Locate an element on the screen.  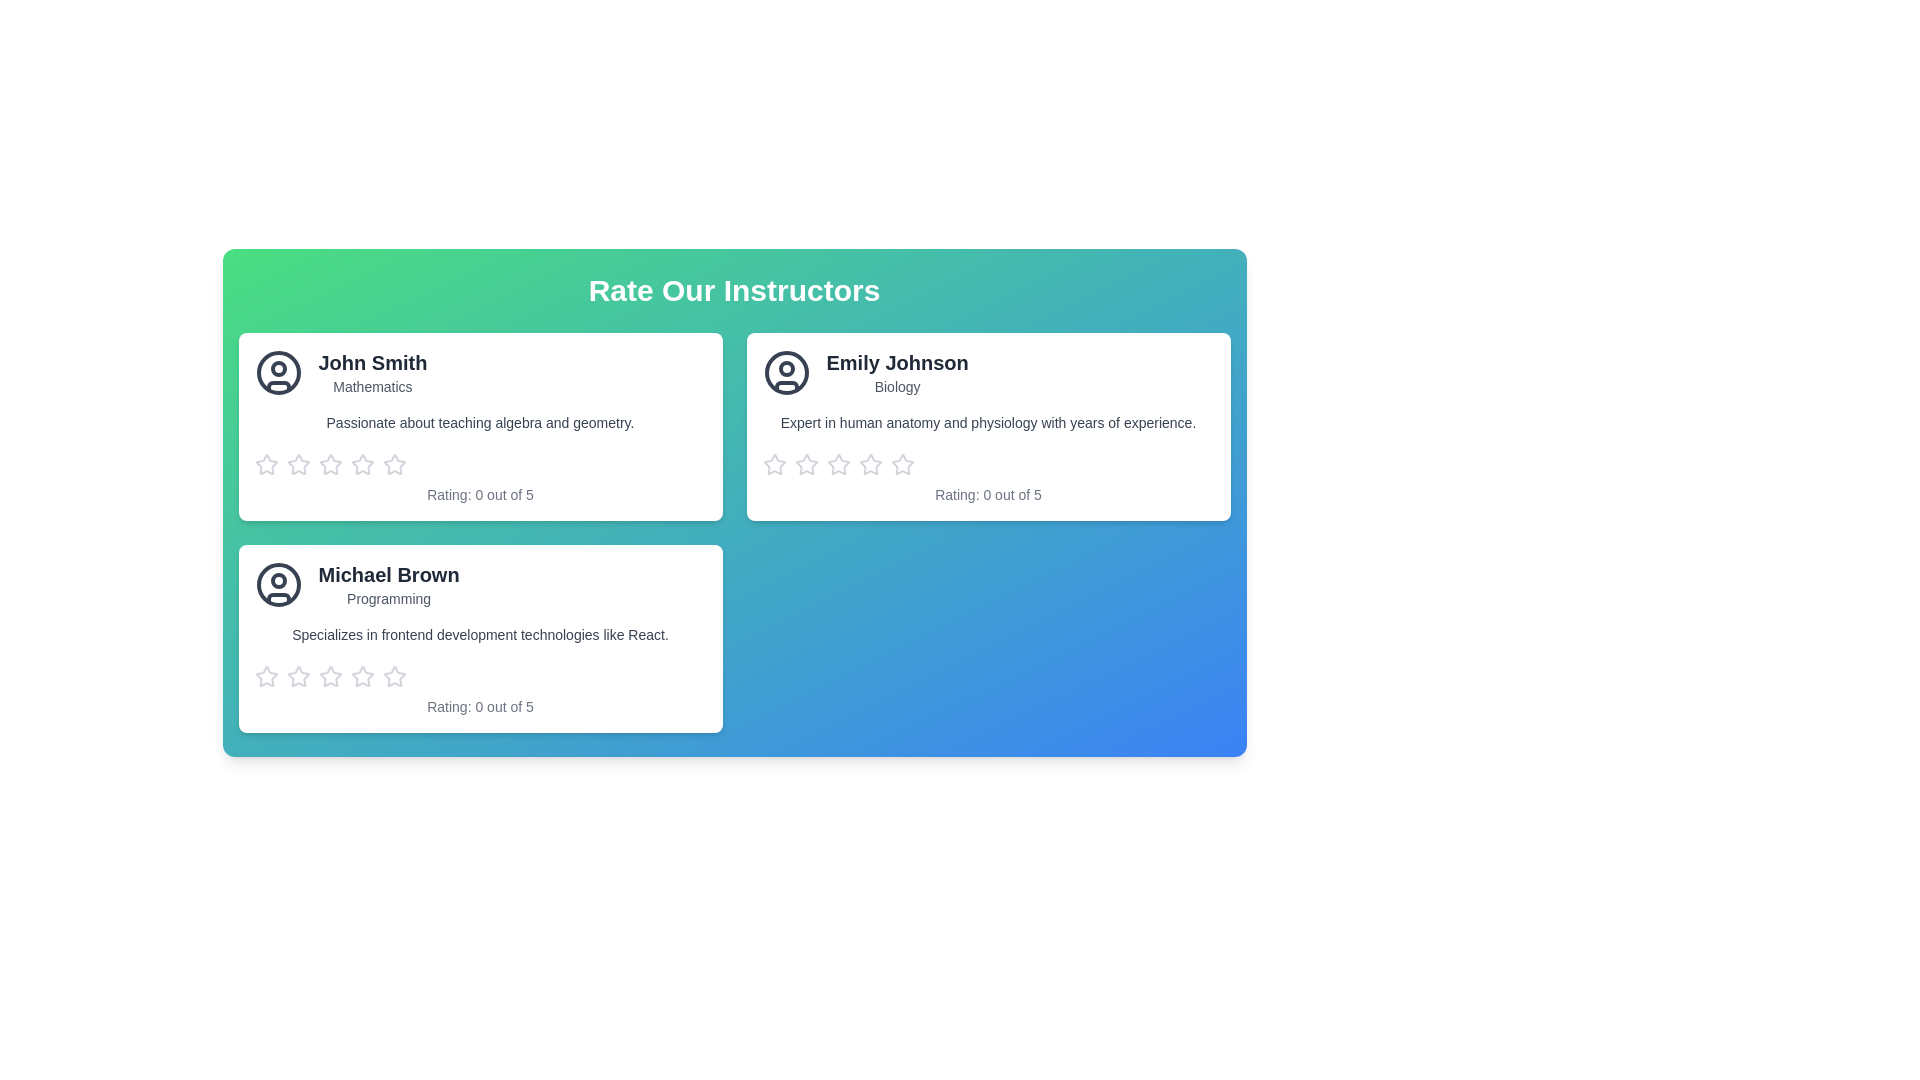
the circular, black-outlined shape at the center of Michael Brown's profile avatar icon, which is located in the second row of the information cards is located at coordinates (277, 585).